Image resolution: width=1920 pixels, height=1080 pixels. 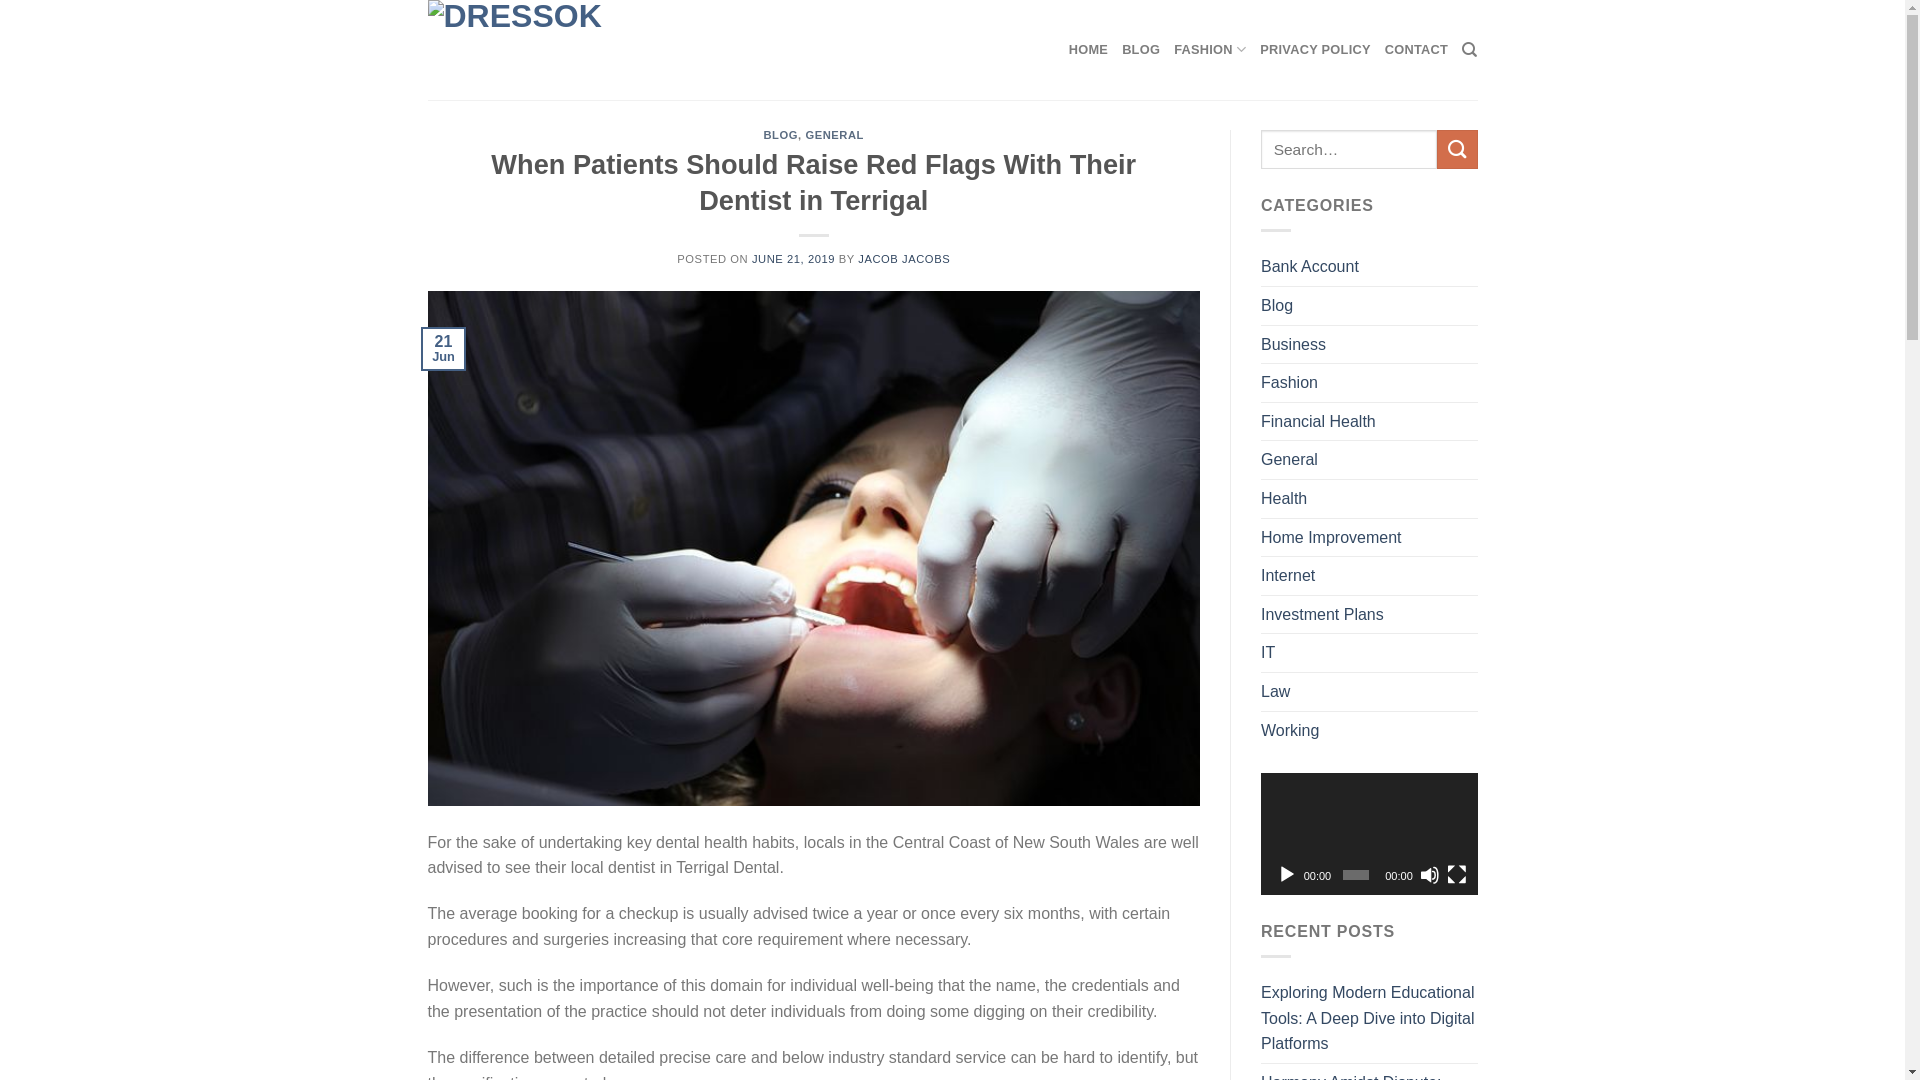 What do you see at coordinates (1384, 49) in the screenshot?
I see `'CONTACT'` at bounding box center [1384, 49].